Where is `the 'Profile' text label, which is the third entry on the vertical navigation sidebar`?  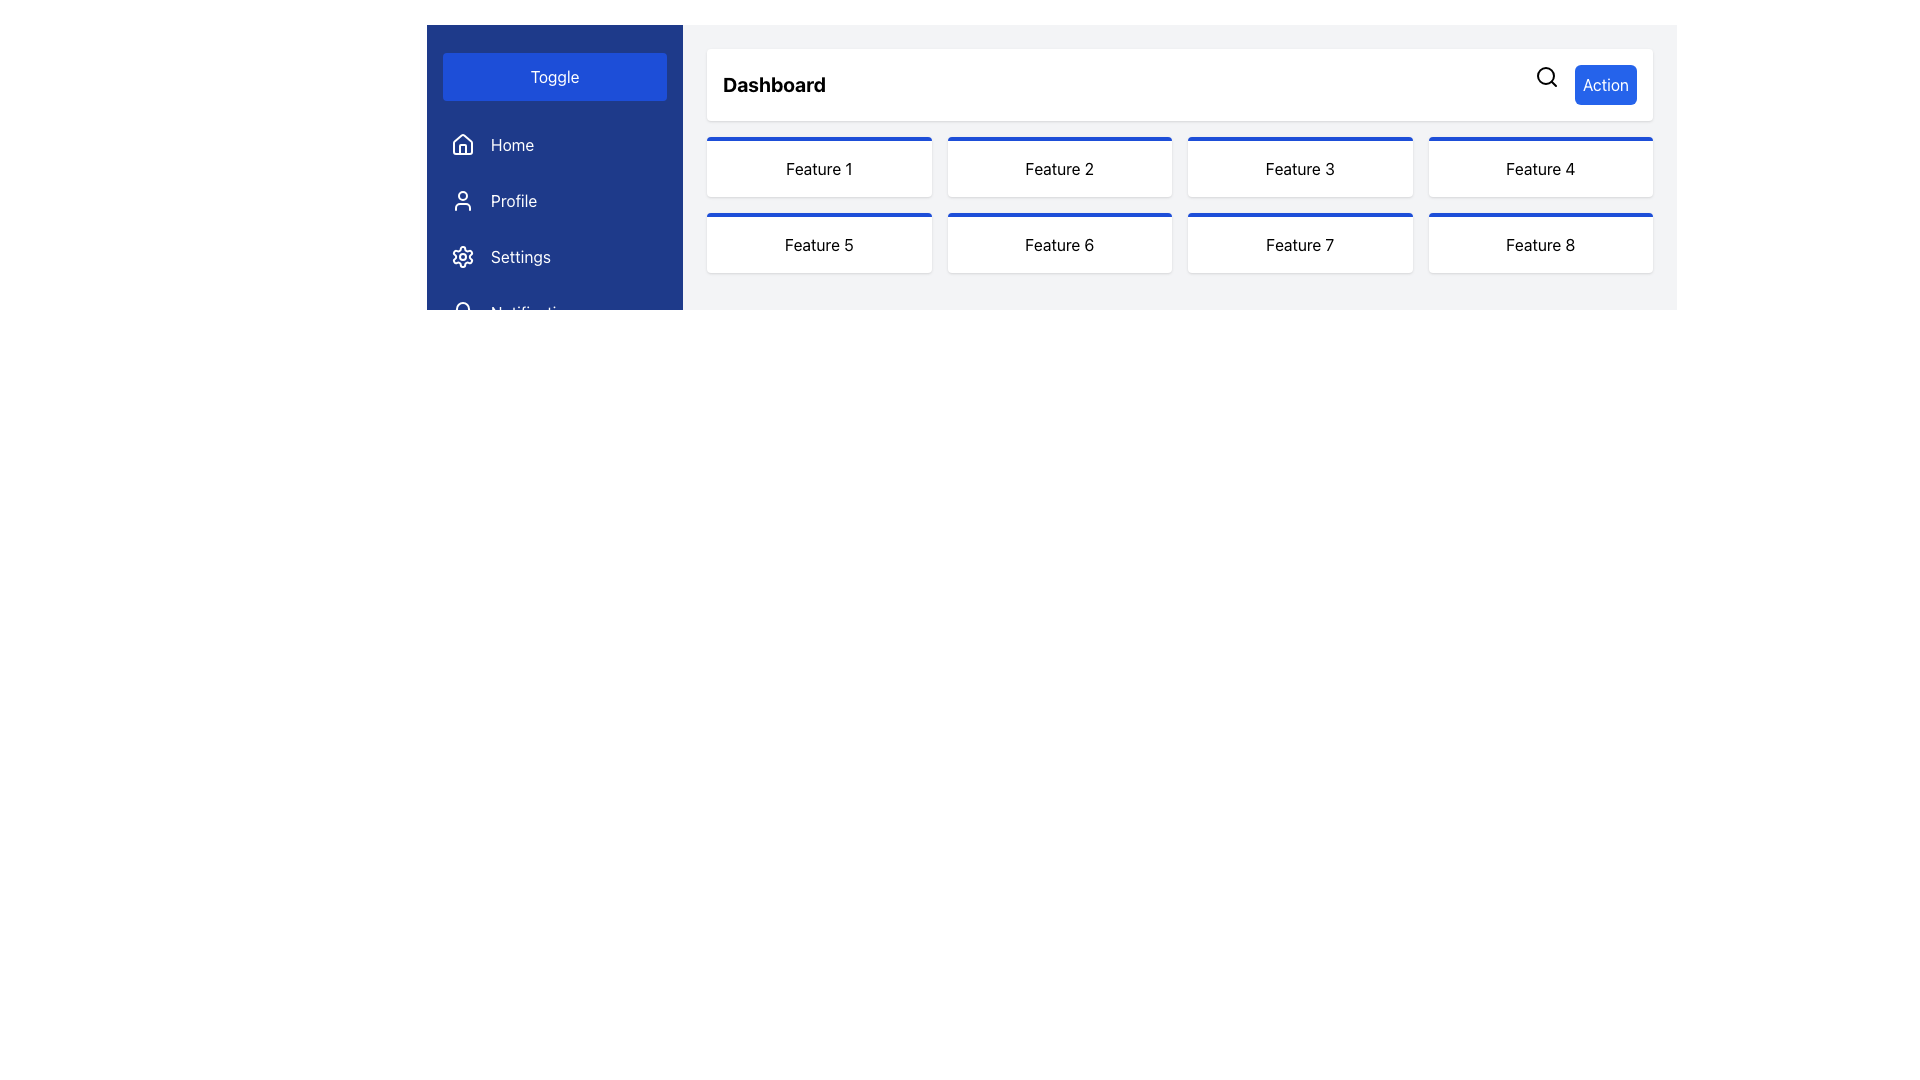 the 'Profile' text label, which is the third entry on the vertical navigation sidebar is located at coordinates (513, 200).